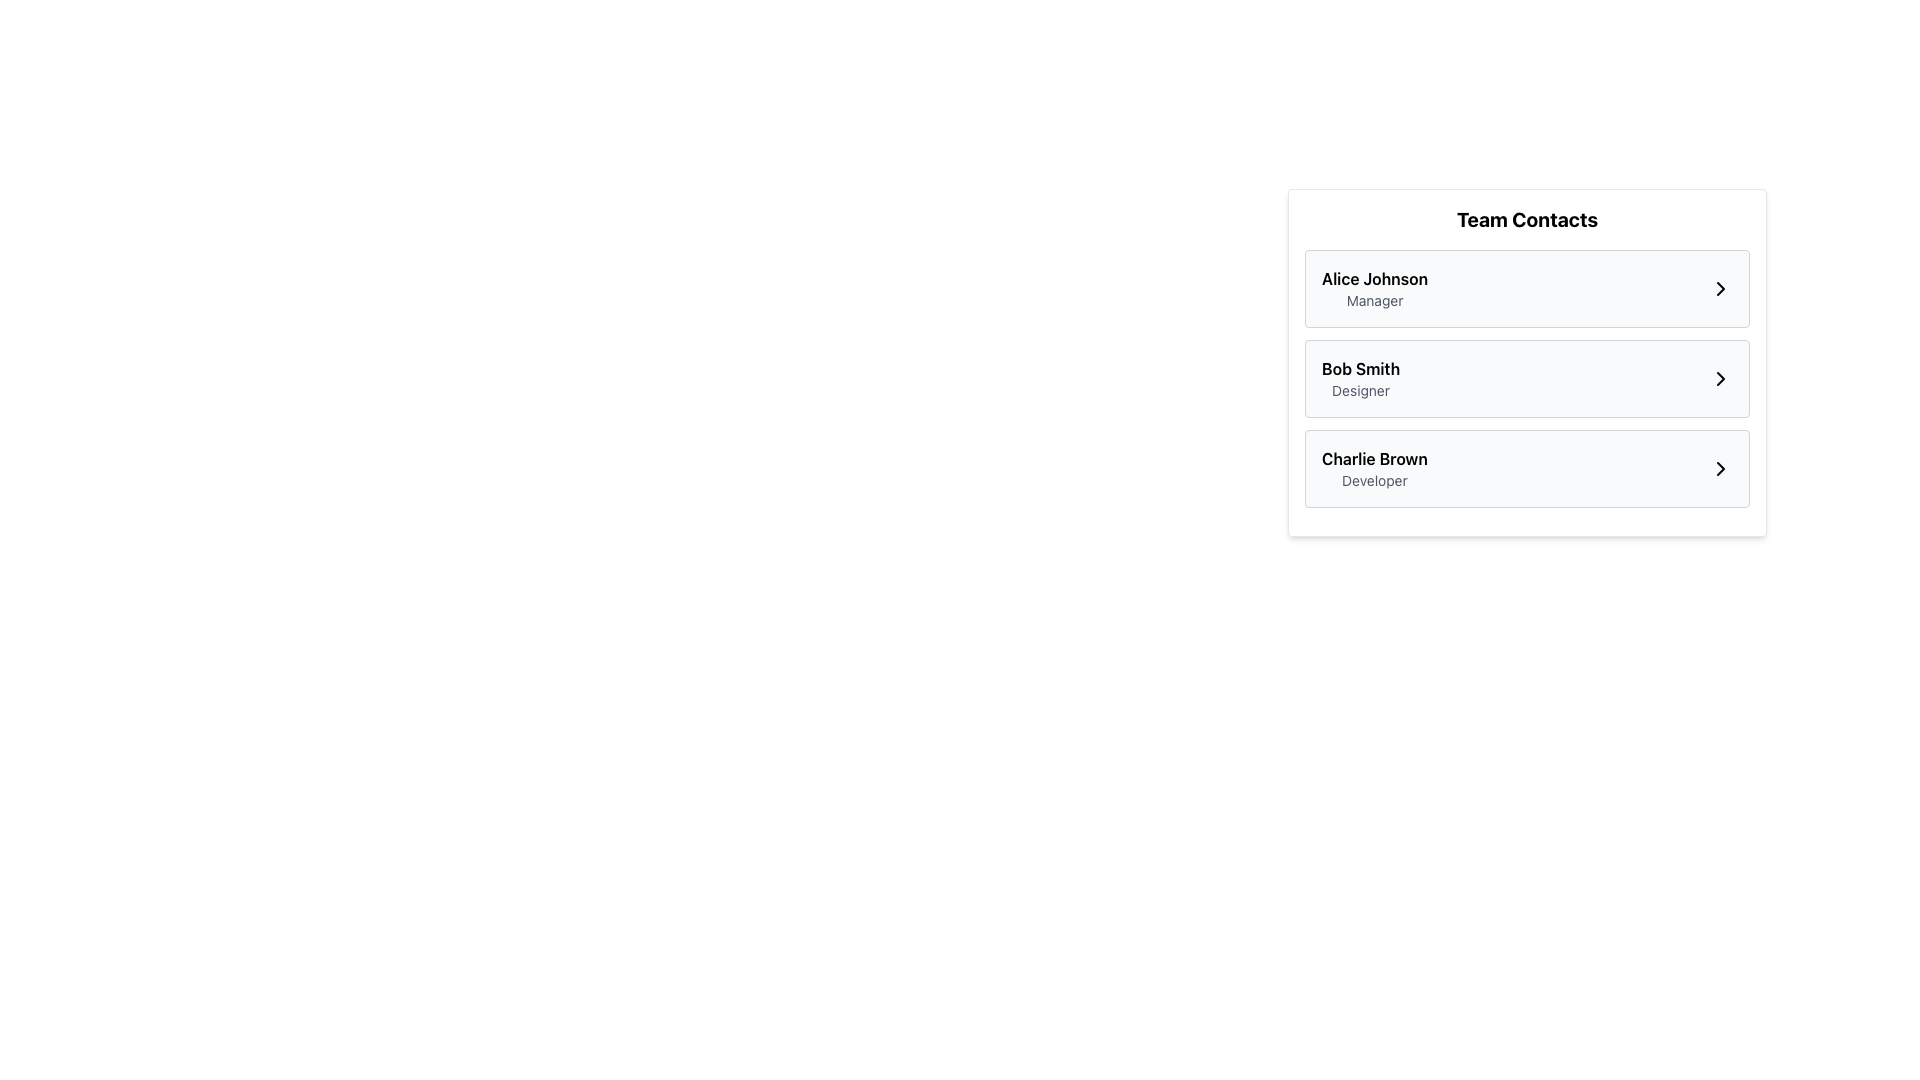  What do you see at coordinates (1360, 369) in the screenshot?
I see `the text label displaying 'Bob Smith', which is styled in bold font and located in the center of a contact card, above the 'Designer' label` at bounding box center [1360, 369].